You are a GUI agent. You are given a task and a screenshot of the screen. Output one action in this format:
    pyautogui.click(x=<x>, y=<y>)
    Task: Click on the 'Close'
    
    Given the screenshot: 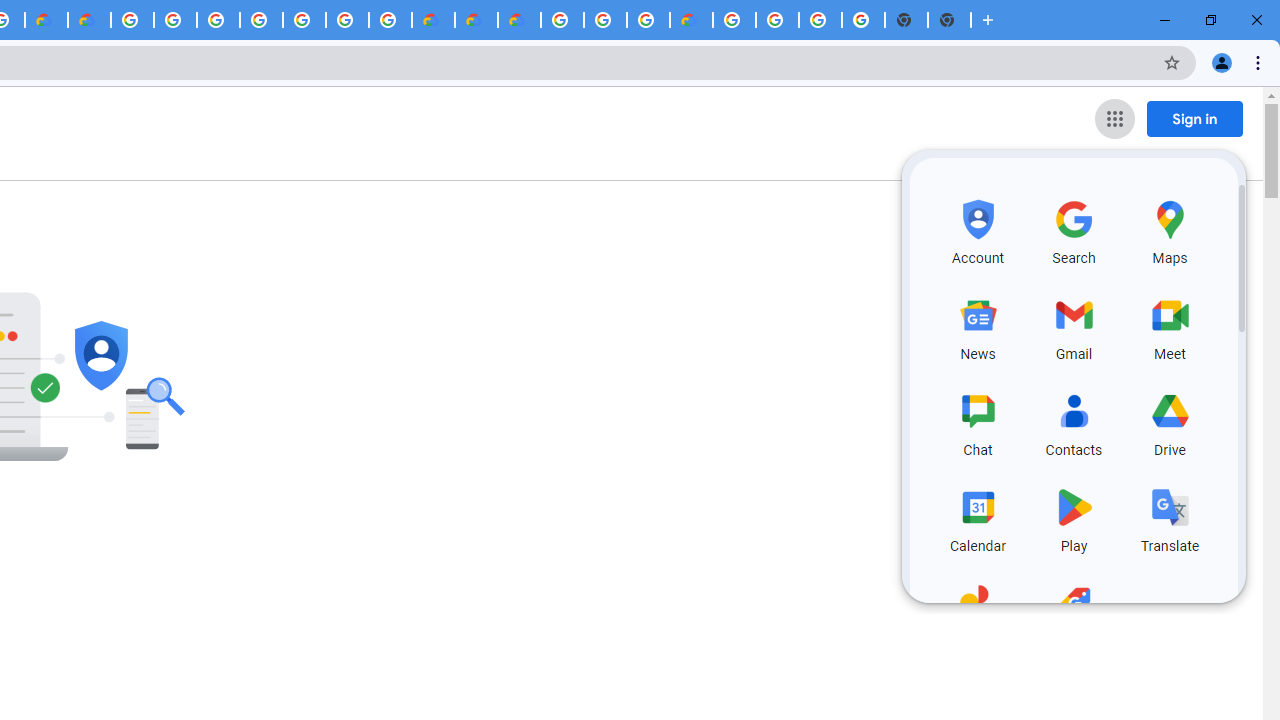 What is the action you would take?
    pyautogui.click(x=1255, y=20)
    